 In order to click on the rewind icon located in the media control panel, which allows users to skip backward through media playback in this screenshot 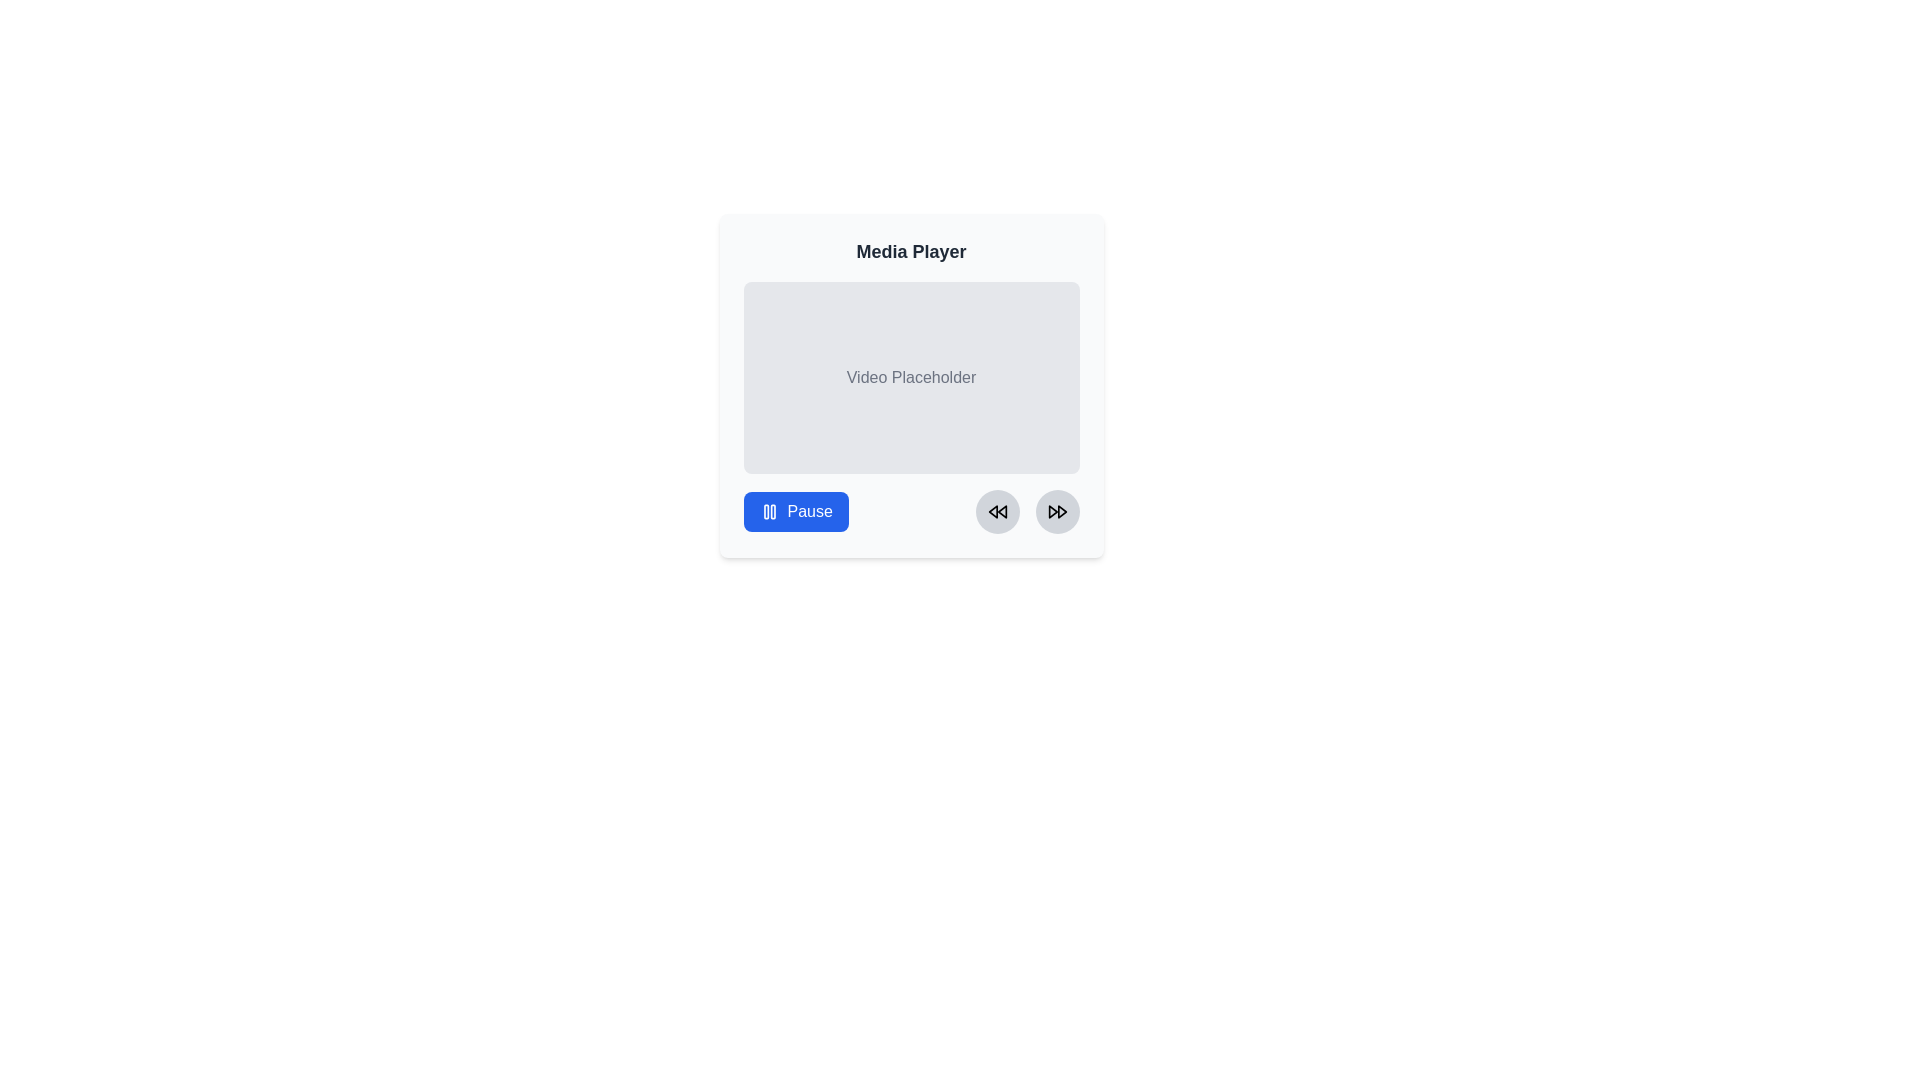, I will do `click(992, 511)`.